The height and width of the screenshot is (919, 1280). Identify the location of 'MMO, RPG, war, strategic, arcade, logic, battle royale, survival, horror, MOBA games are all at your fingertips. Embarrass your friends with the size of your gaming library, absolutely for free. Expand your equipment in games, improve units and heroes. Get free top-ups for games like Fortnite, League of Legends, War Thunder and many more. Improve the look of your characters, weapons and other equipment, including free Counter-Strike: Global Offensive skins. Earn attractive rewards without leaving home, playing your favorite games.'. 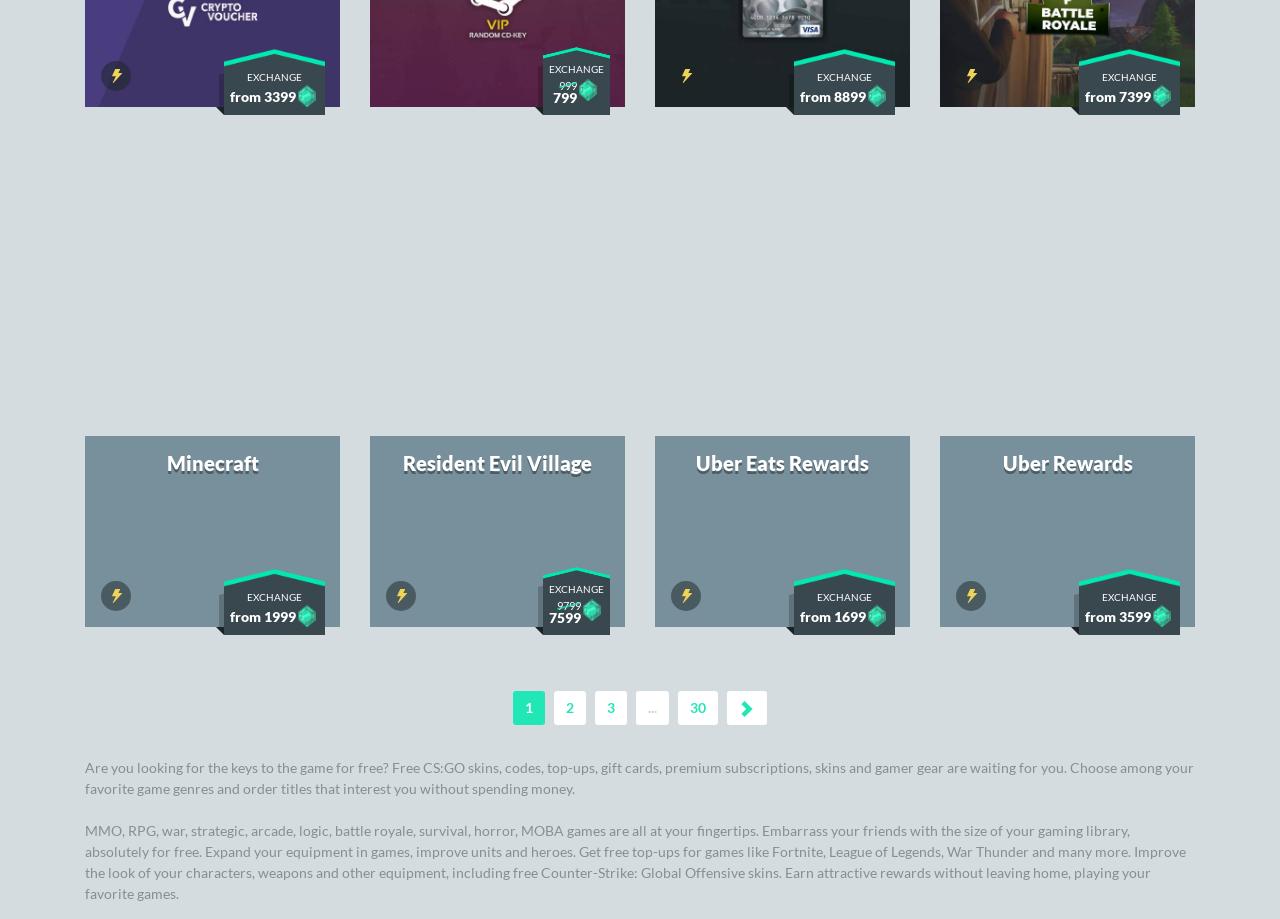
(634, 332).